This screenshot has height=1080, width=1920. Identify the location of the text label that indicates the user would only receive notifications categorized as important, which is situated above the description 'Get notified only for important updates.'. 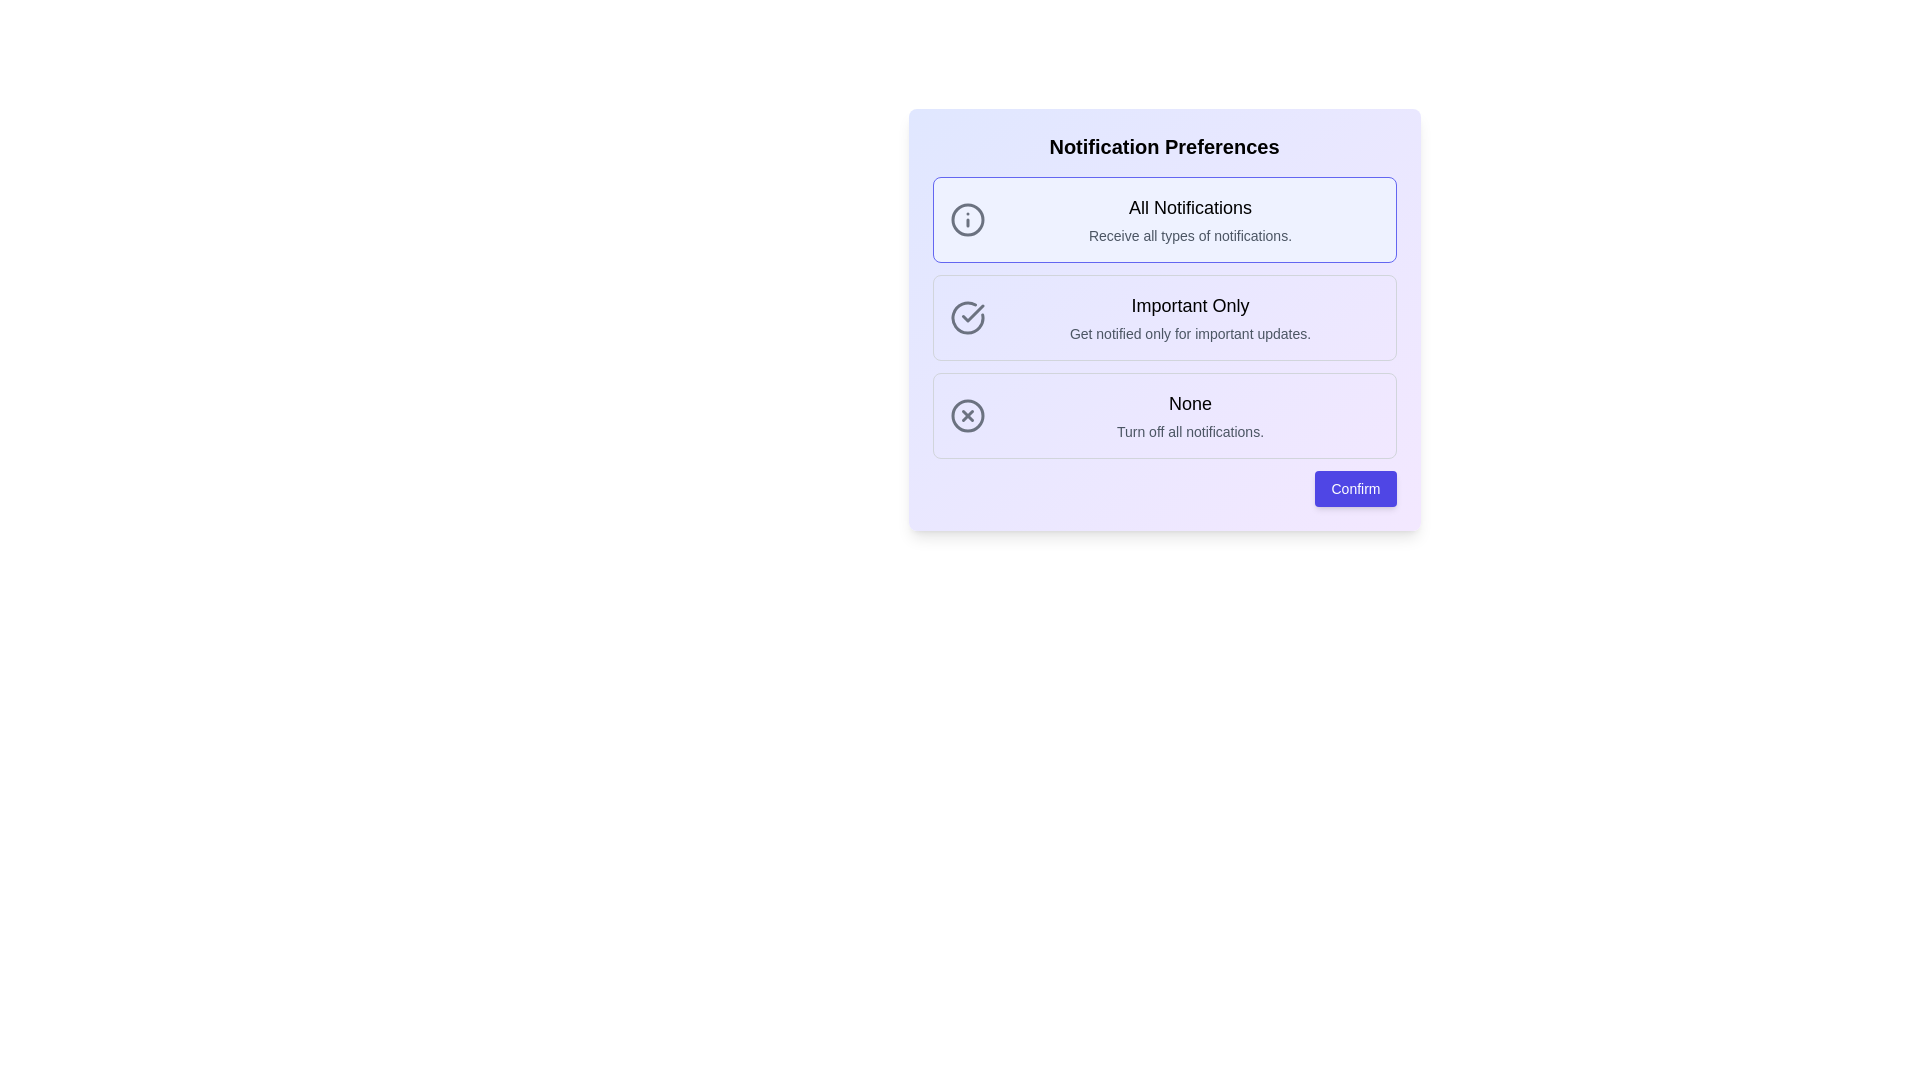
(1190, 305).